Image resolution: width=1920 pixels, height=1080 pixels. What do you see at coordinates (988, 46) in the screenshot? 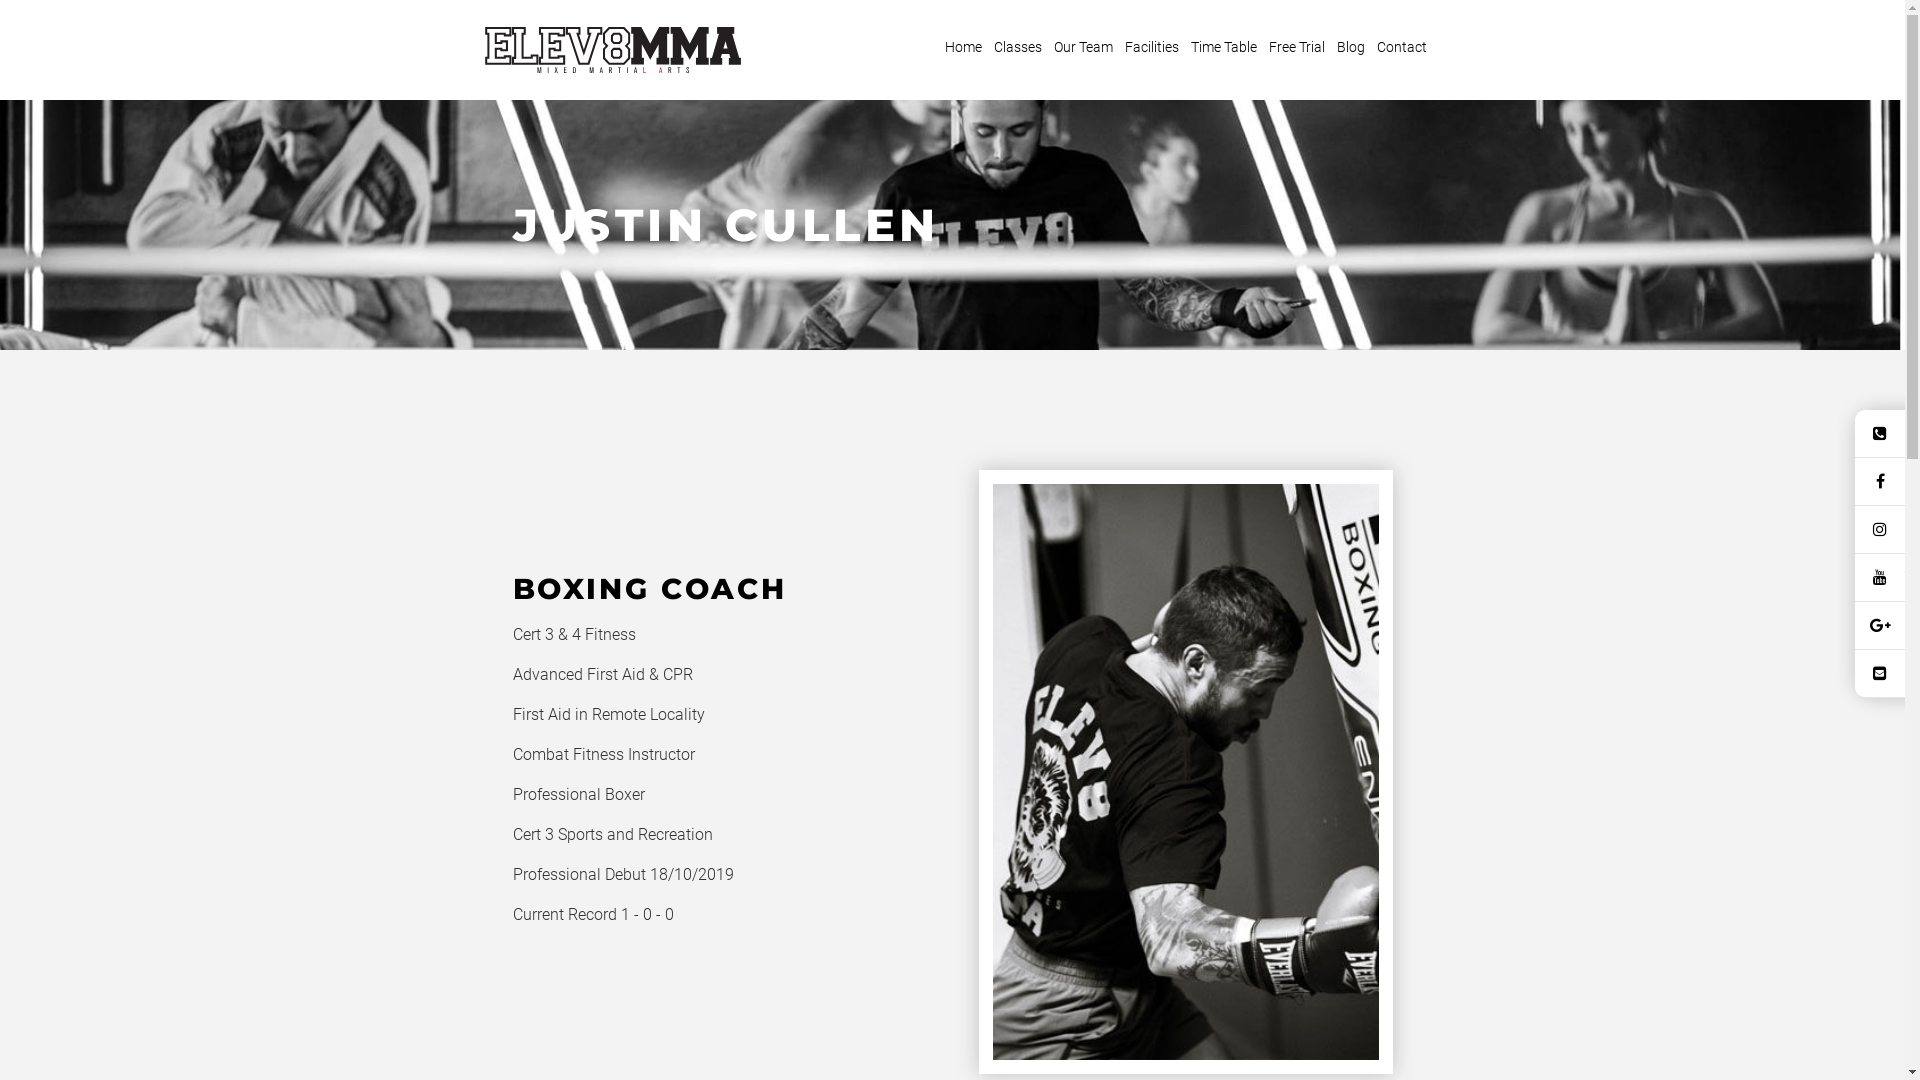
I see `'Classes'` at bounding box center [988, 46].